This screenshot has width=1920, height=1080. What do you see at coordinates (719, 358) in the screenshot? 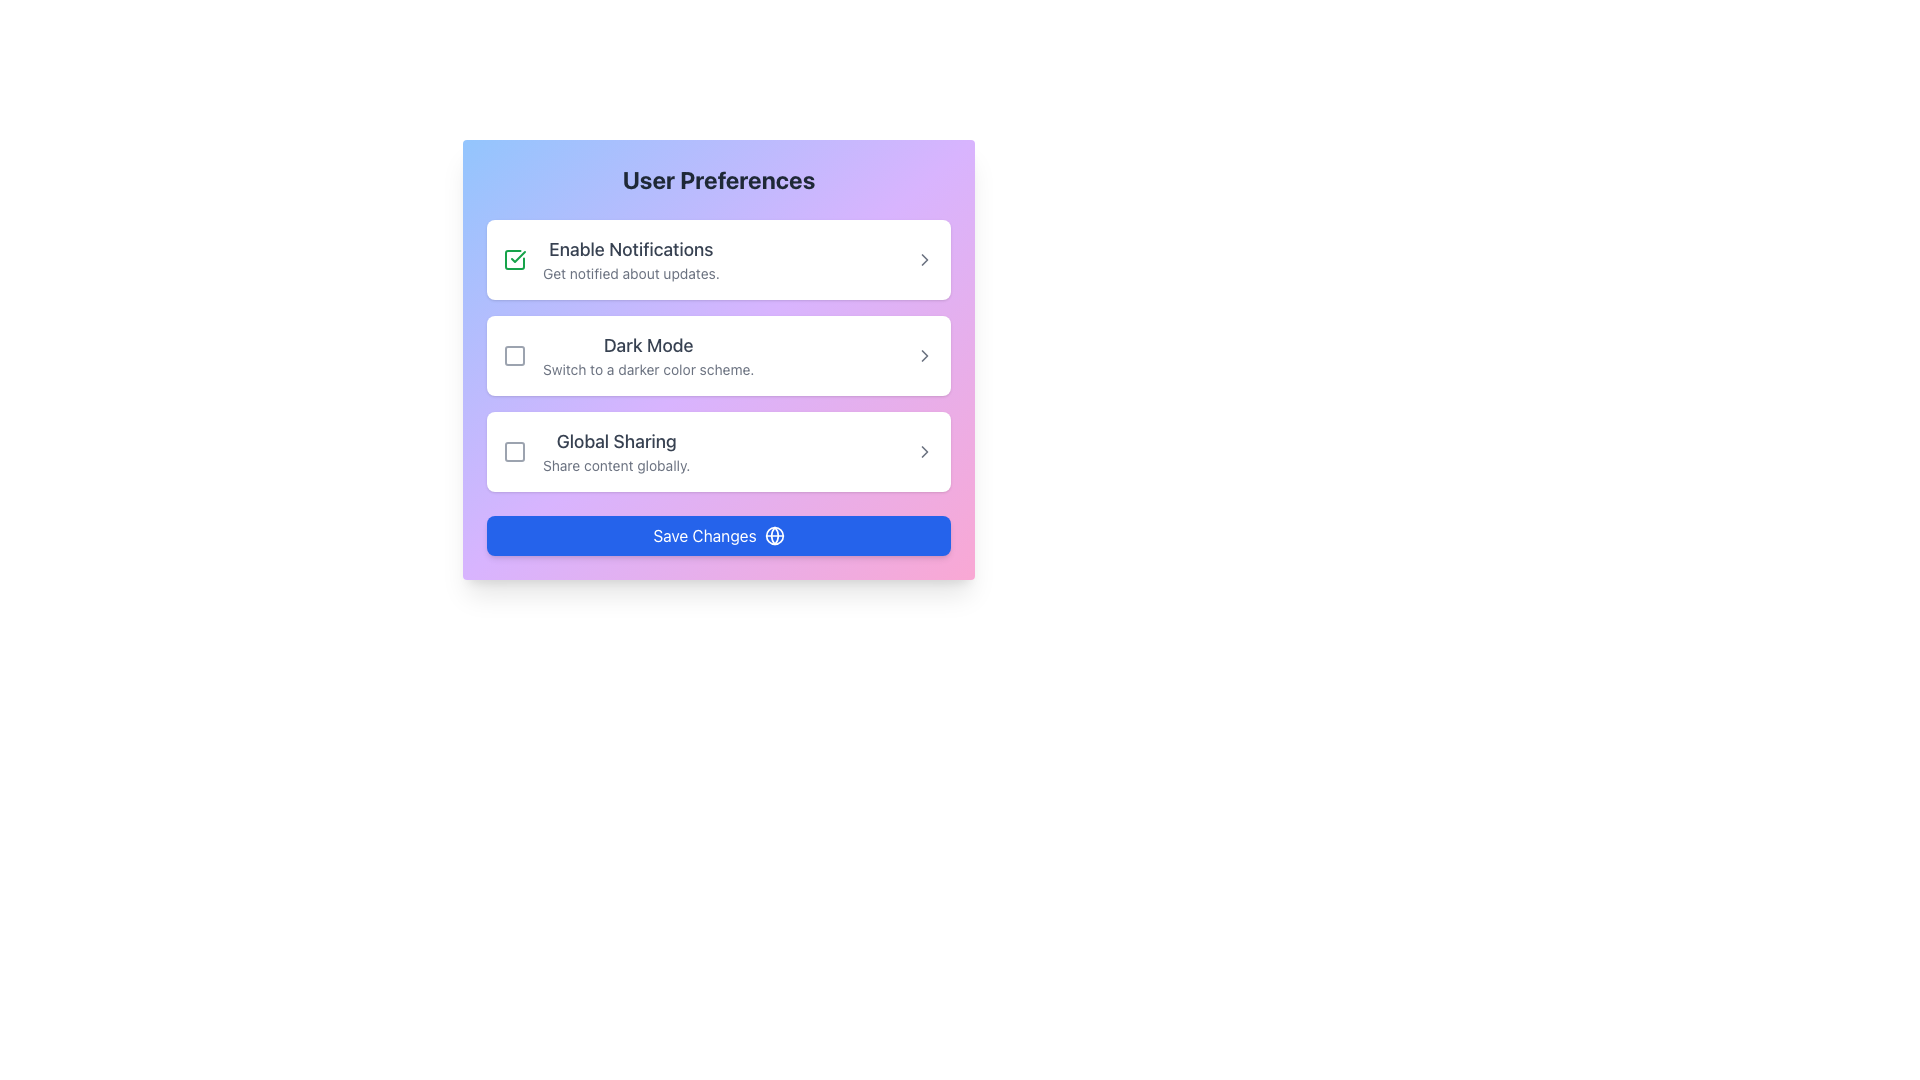
I see `the 'Dark Mode' preference setting section within the 'User Preferences' card` at bounding box center [719, 358].